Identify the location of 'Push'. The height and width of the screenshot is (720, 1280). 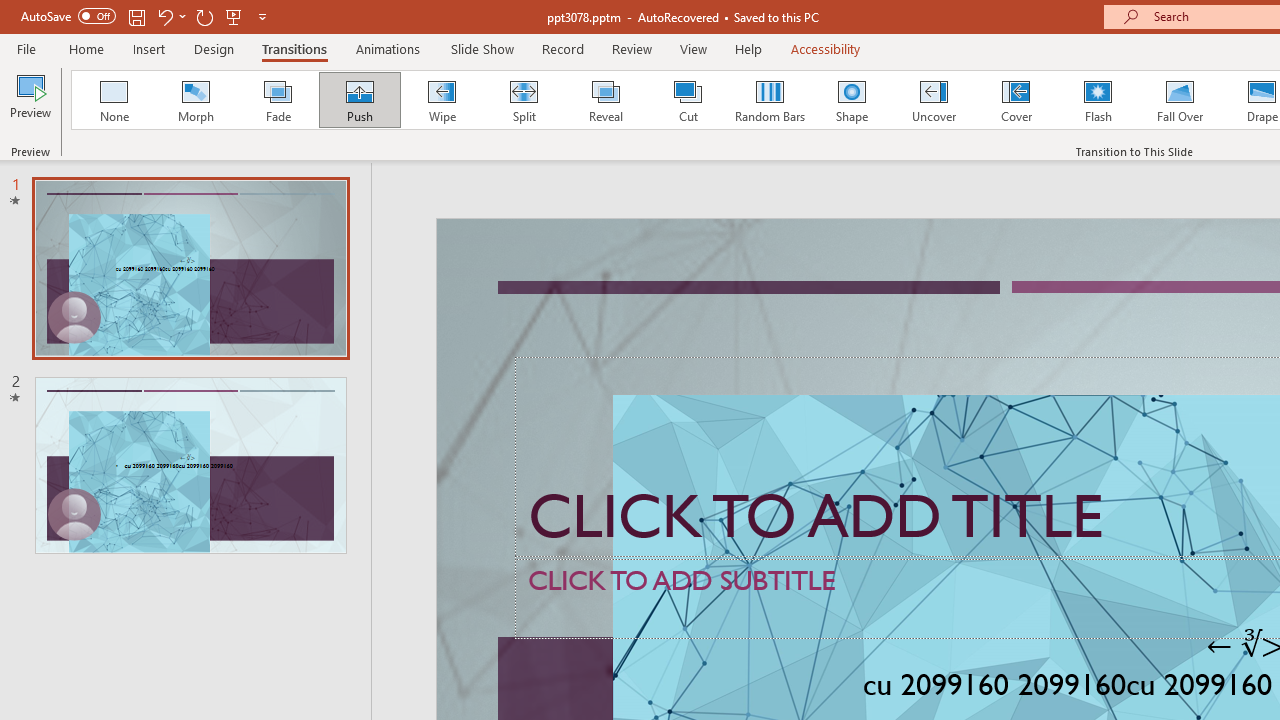
(359, 100).